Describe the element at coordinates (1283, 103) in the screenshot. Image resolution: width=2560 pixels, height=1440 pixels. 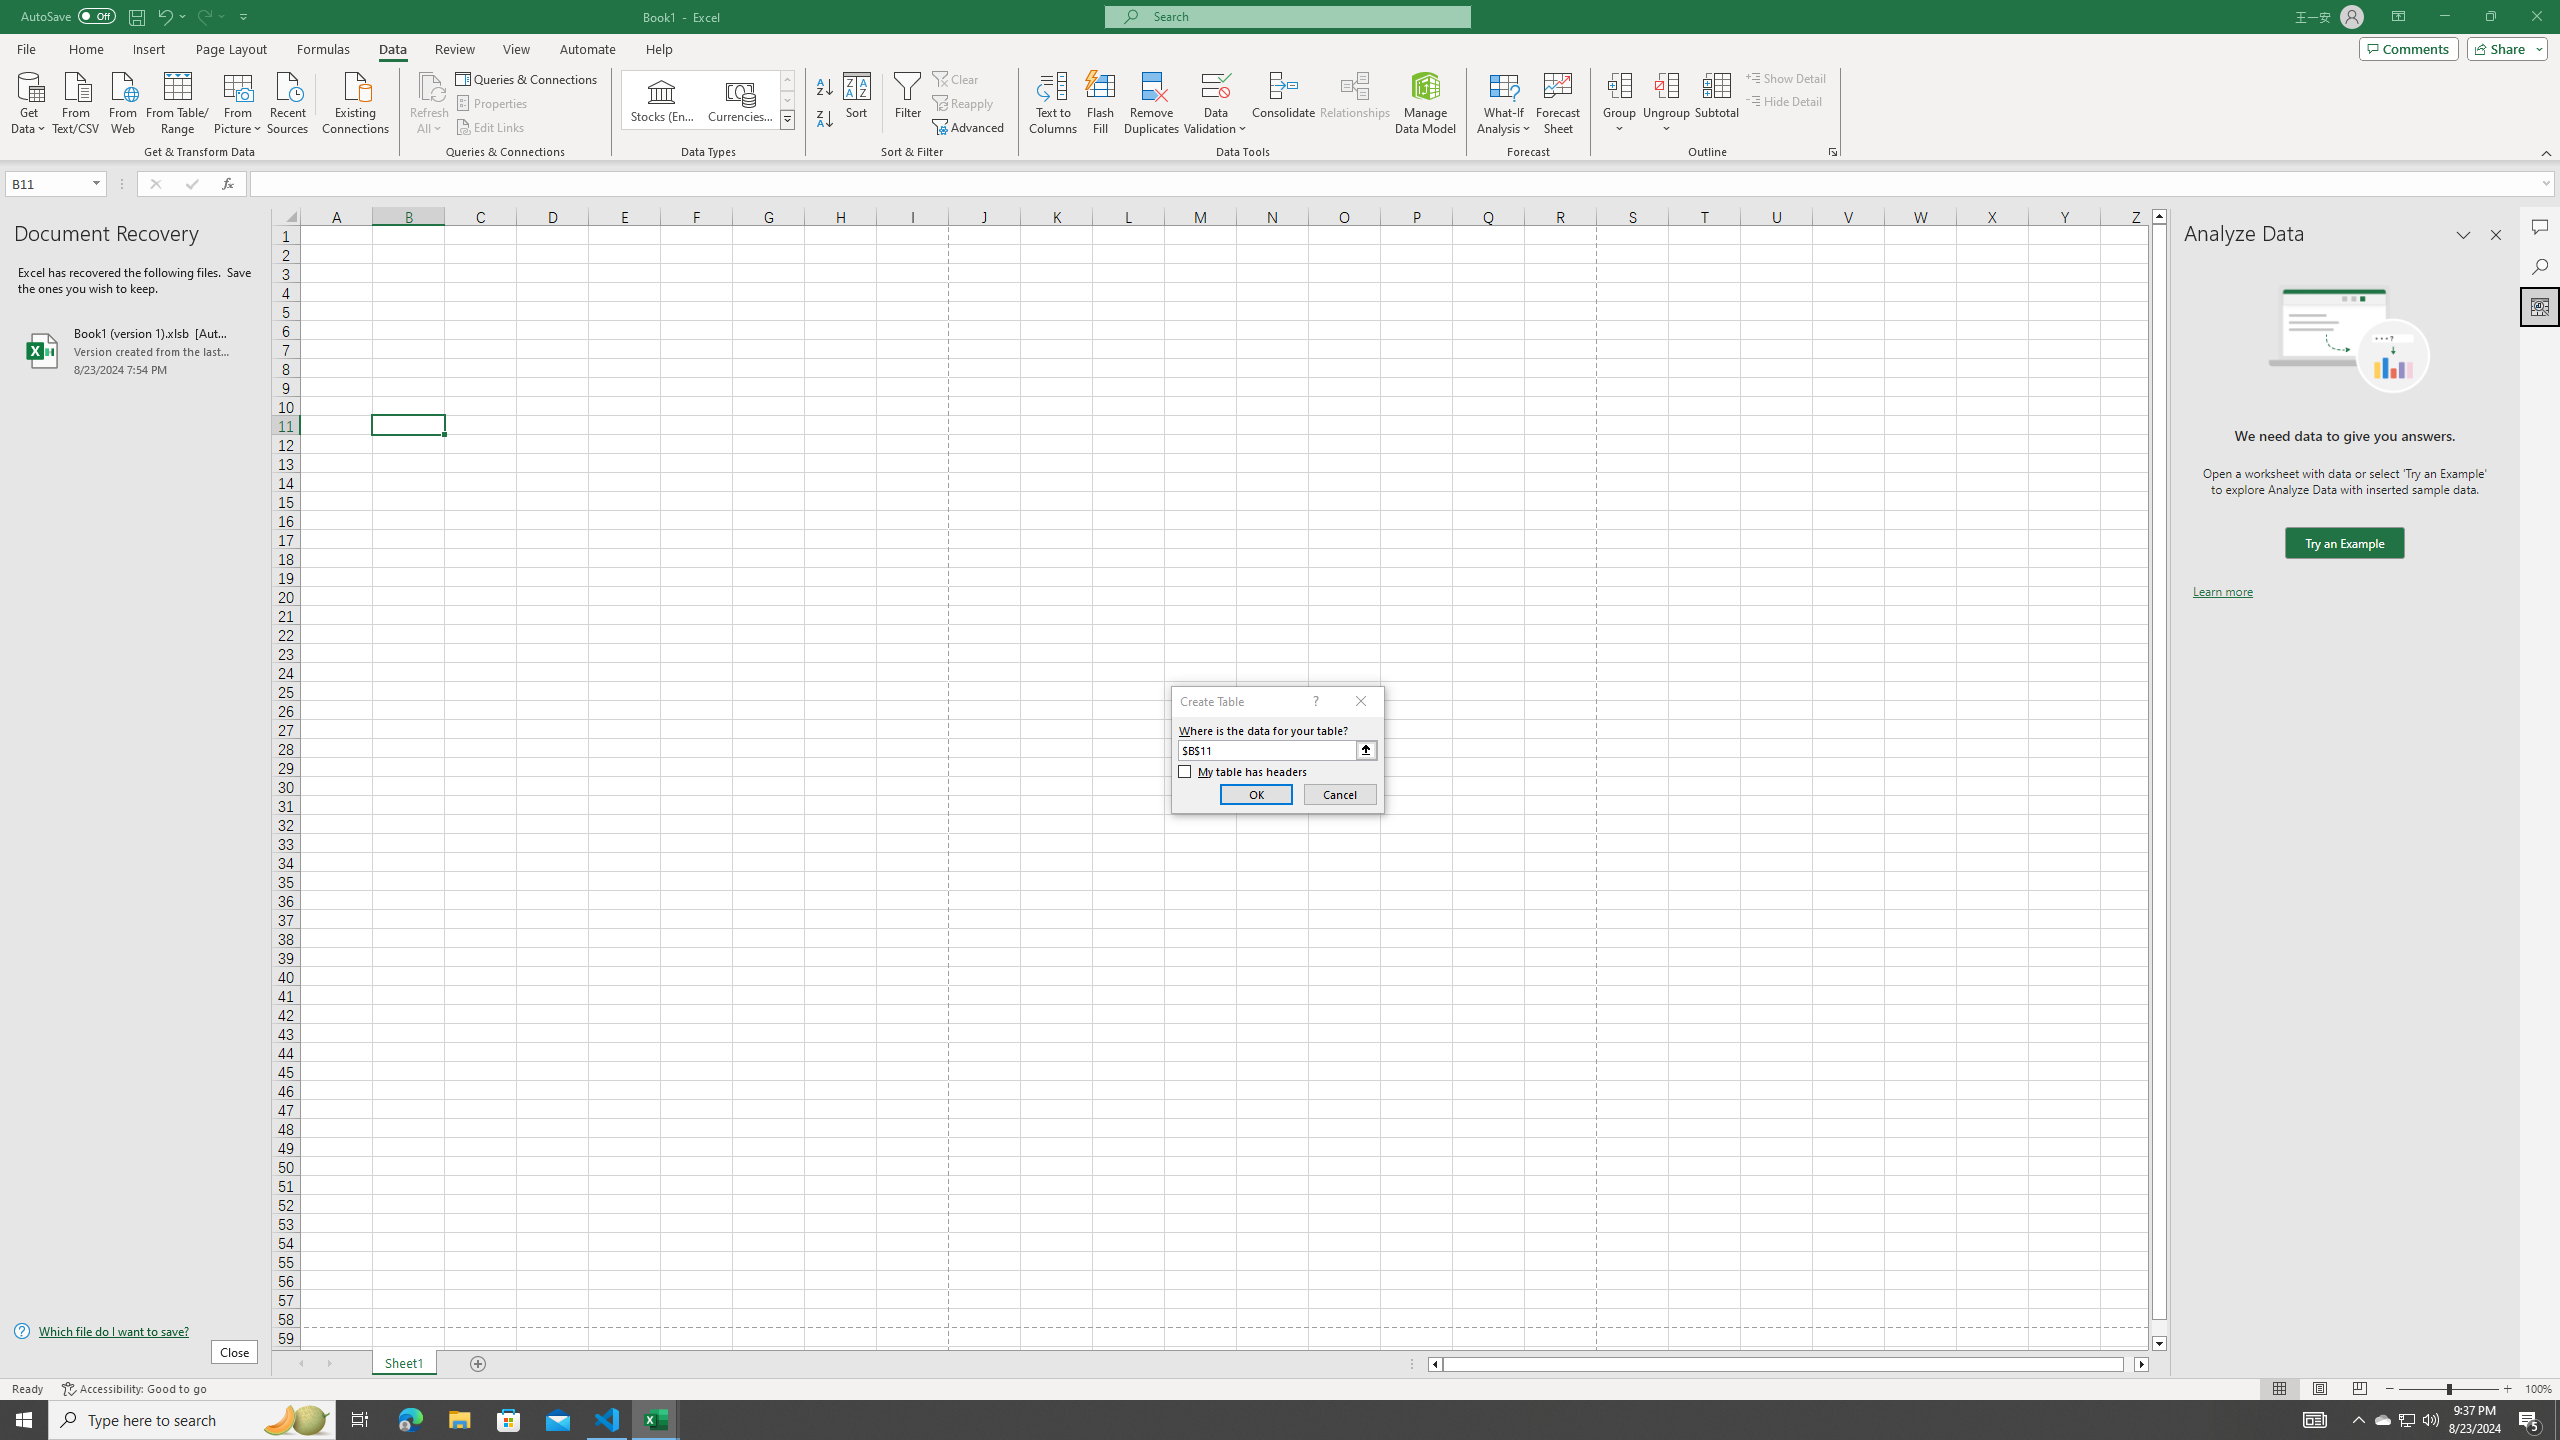
I see `'Consolidate...'` at that location.